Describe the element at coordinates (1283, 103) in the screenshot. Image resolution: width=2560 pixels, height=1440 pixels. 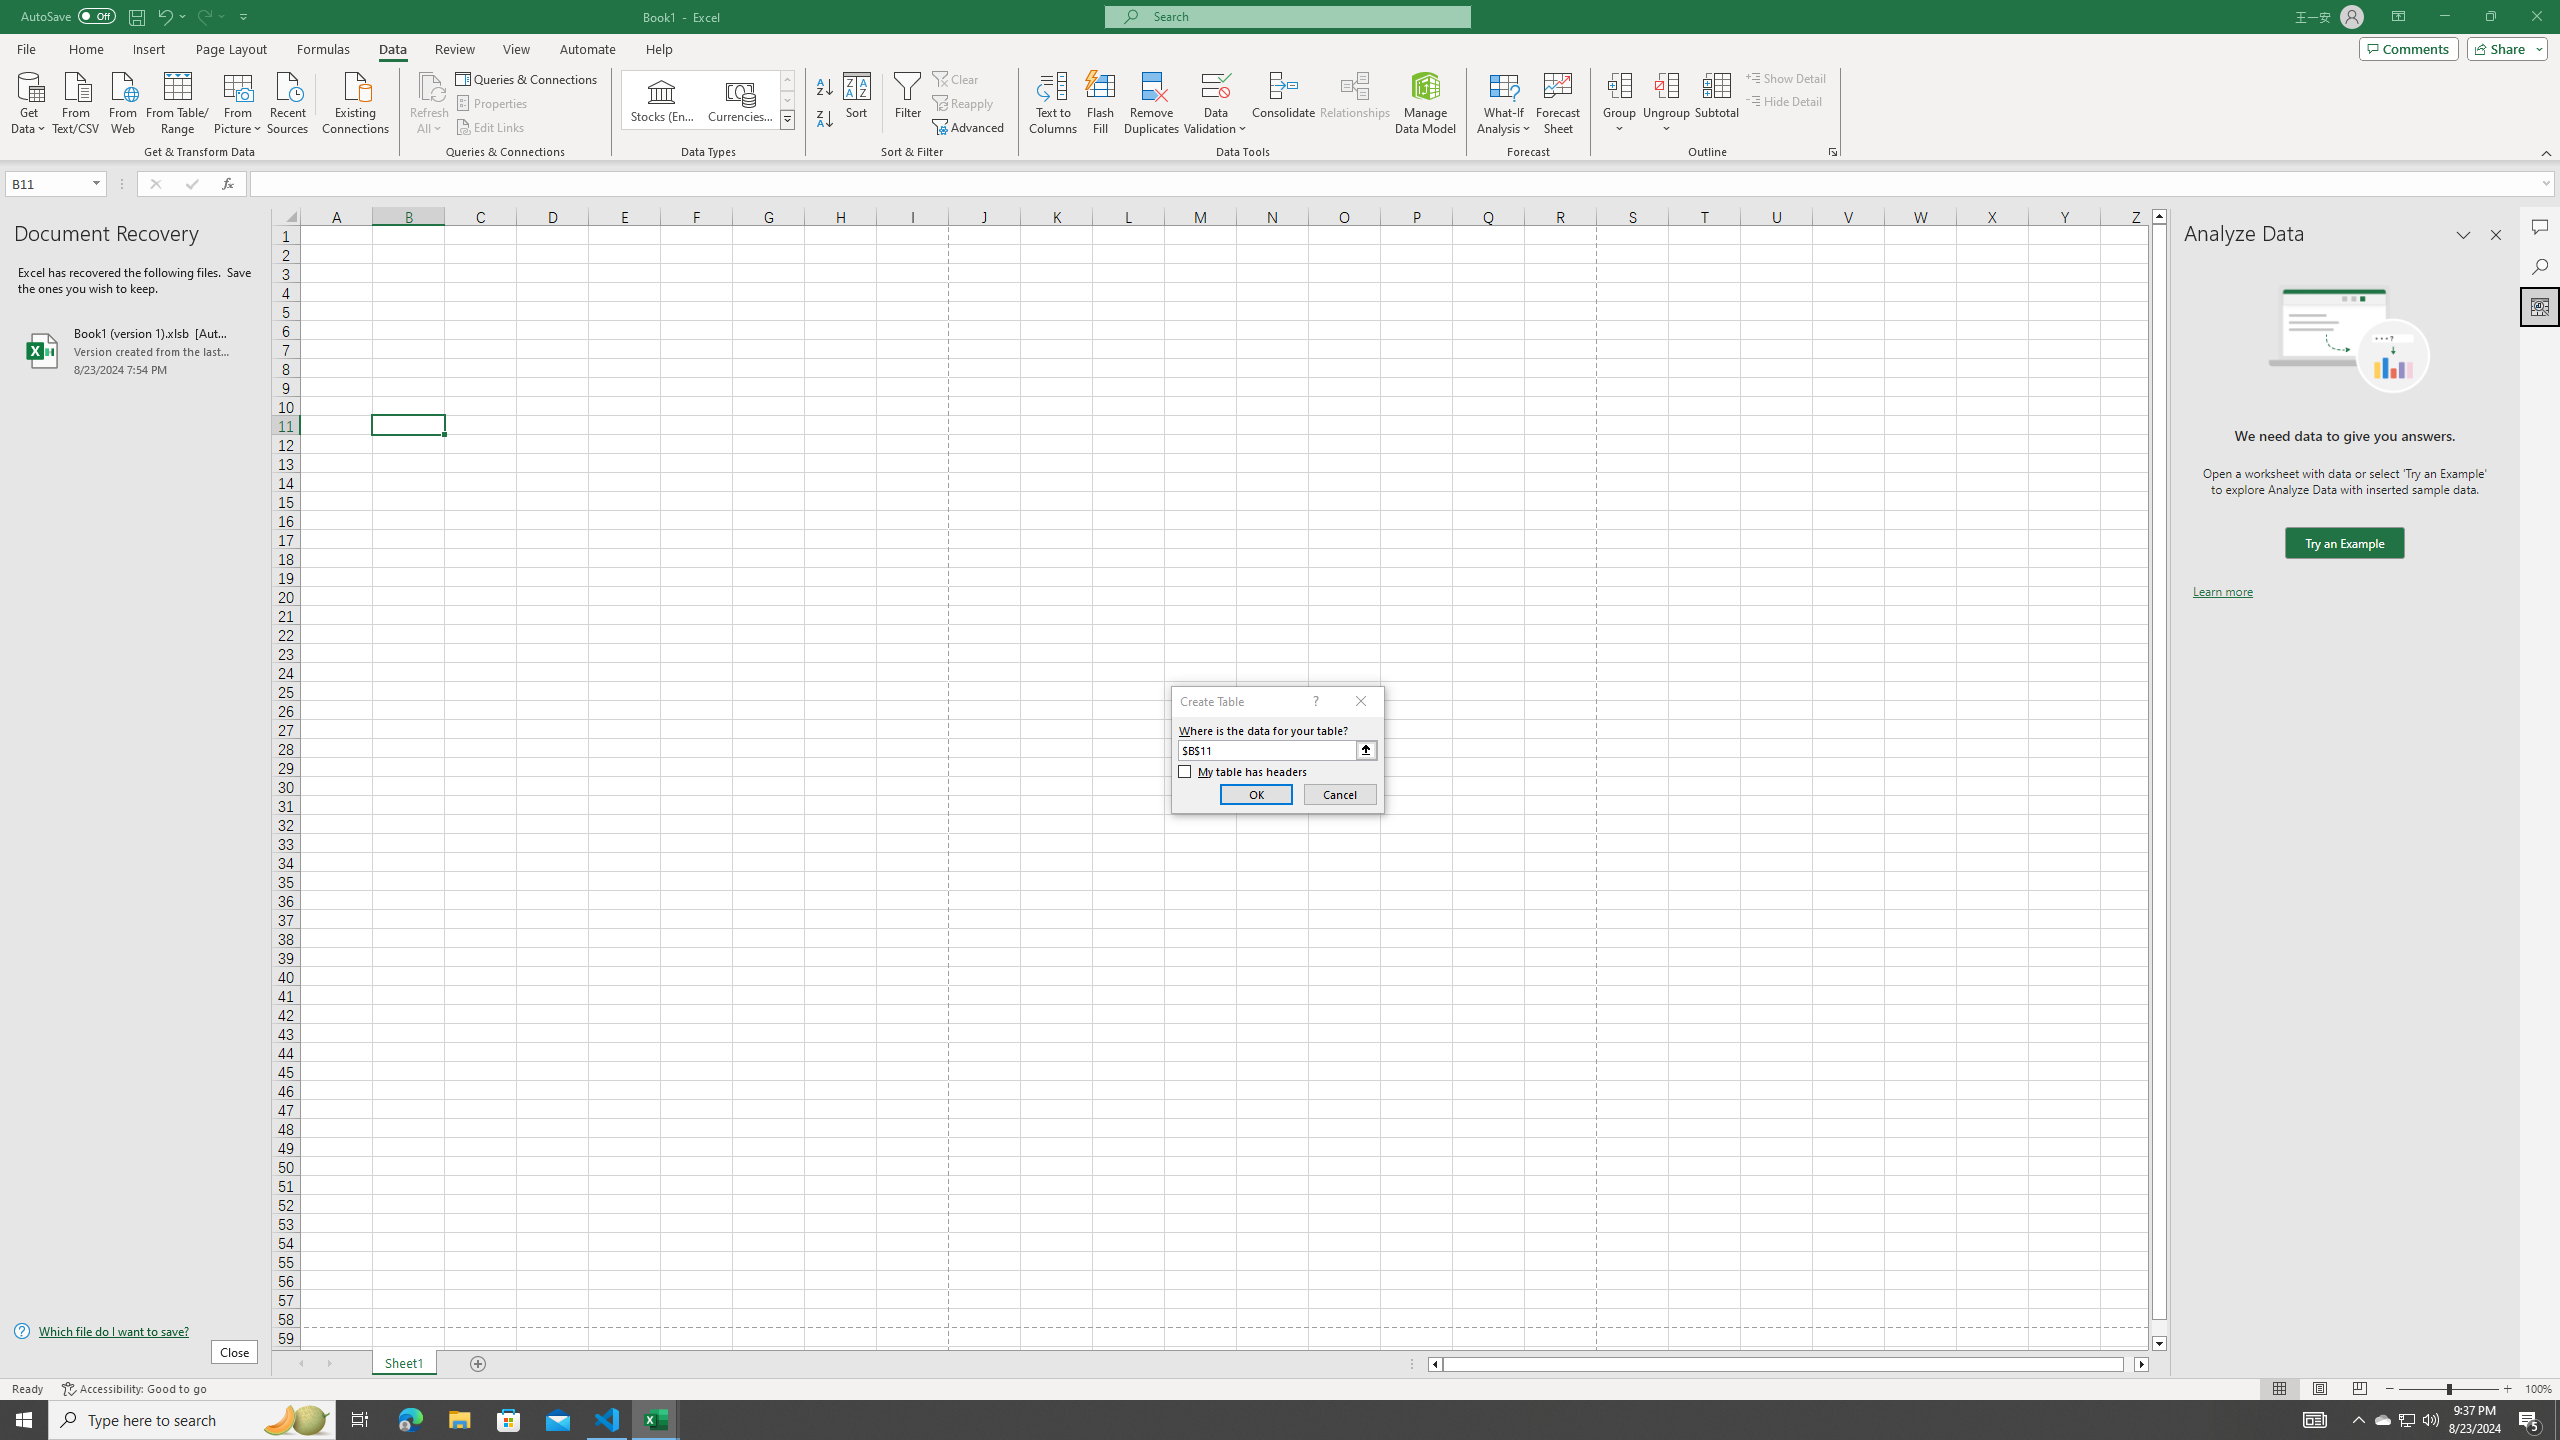
I see `'Consolidate...'` at that location.